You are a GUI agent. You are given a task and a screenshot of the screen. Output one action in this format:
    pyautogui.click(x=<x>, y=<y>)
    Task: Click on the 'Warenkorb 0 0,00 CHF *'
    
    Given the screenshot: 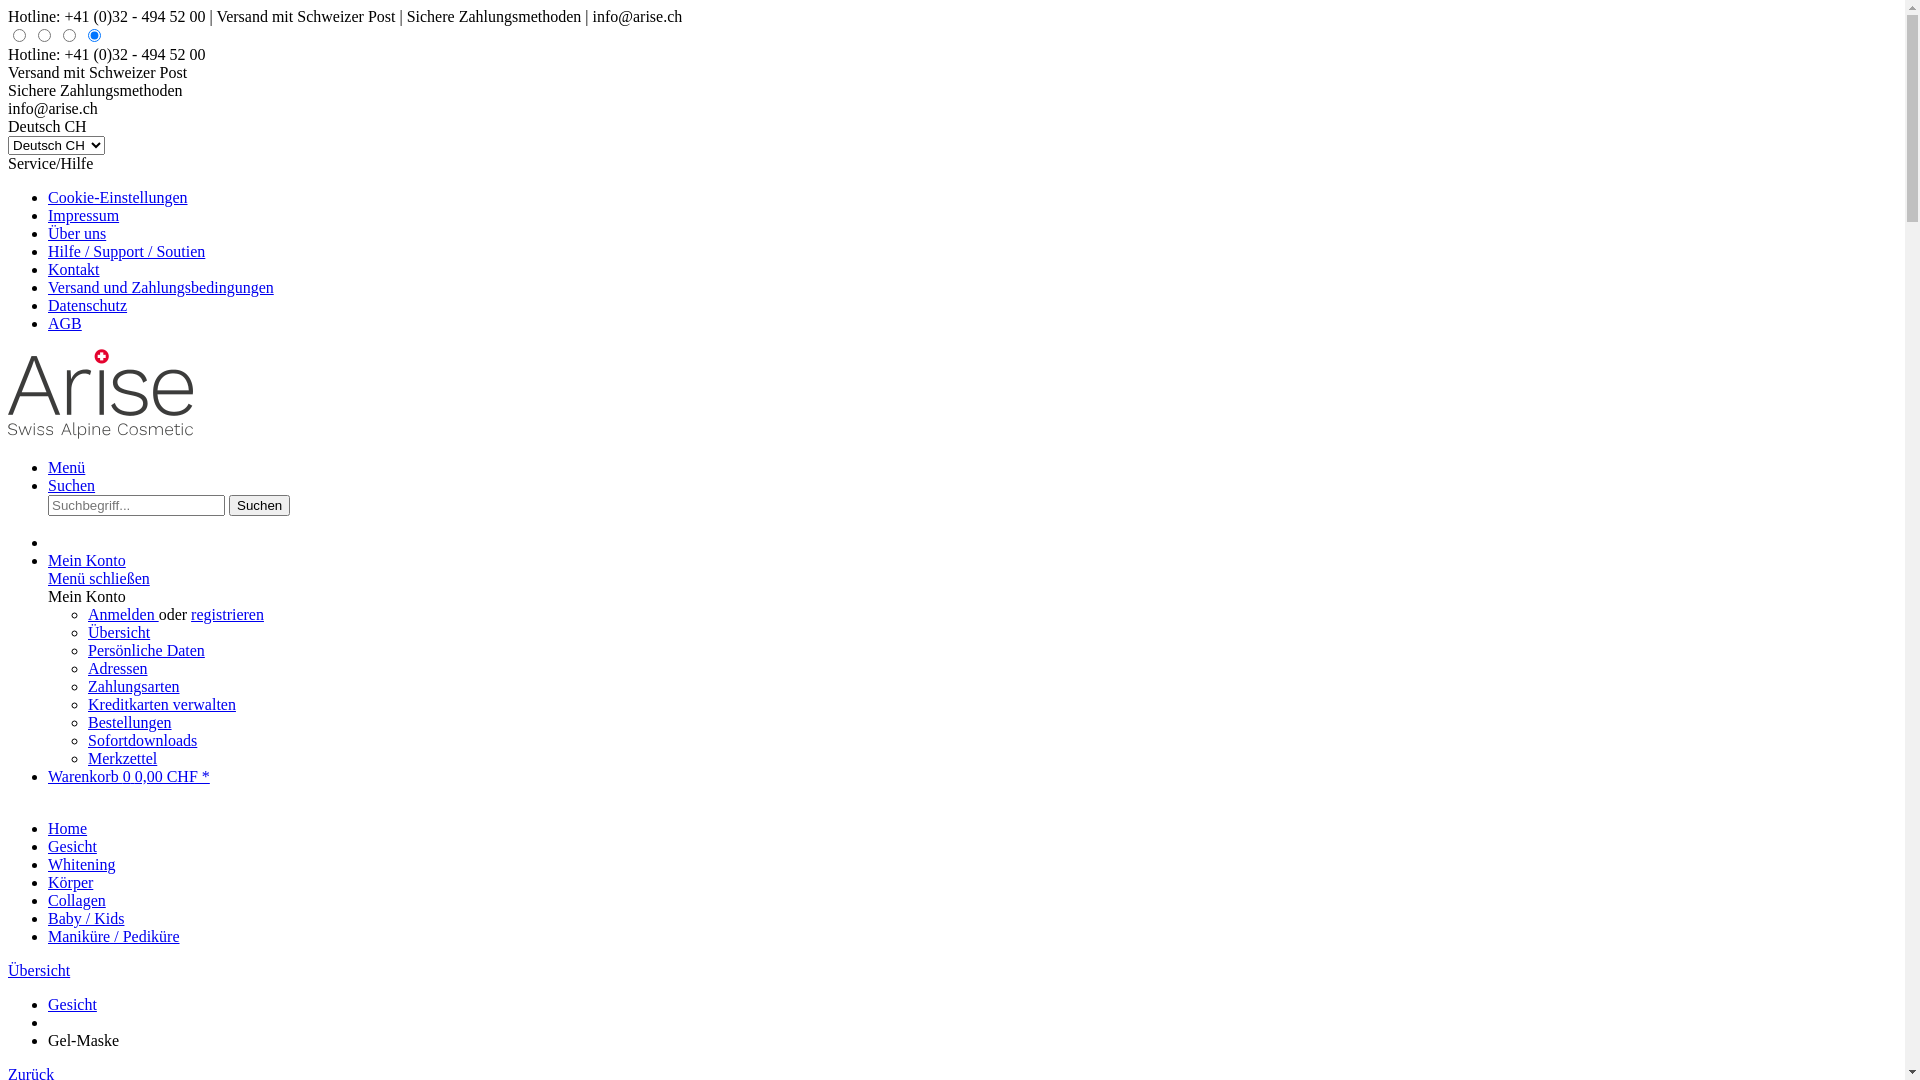 What is the action you would take?
    pyautogui.click(x=128, y=775)
    